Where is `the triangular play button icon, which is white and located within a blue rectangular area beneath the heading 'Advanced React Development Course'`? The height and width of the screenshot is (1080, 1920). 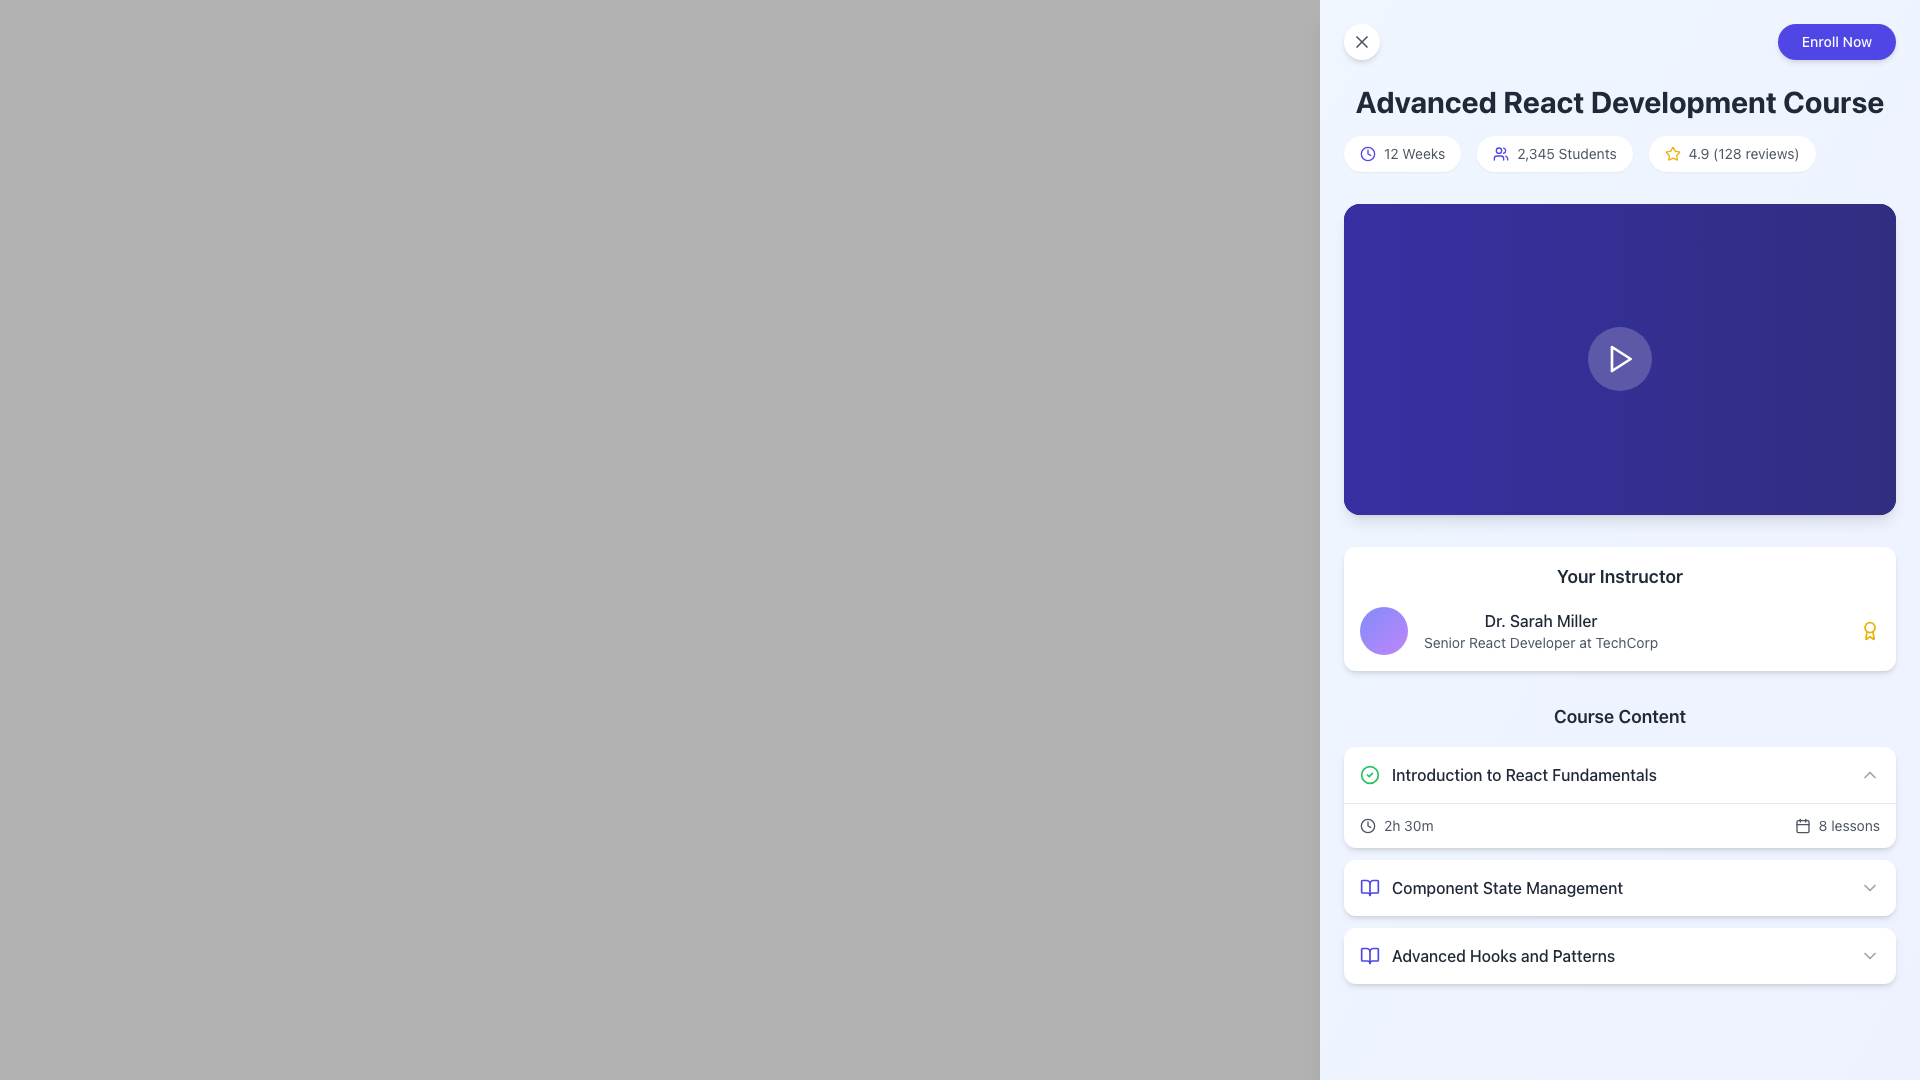
the triangular play button icon, which is white and located within a blue rectangular area beneath the heading 'Advanced React Development Course' is located at coordinates (1621, 358).